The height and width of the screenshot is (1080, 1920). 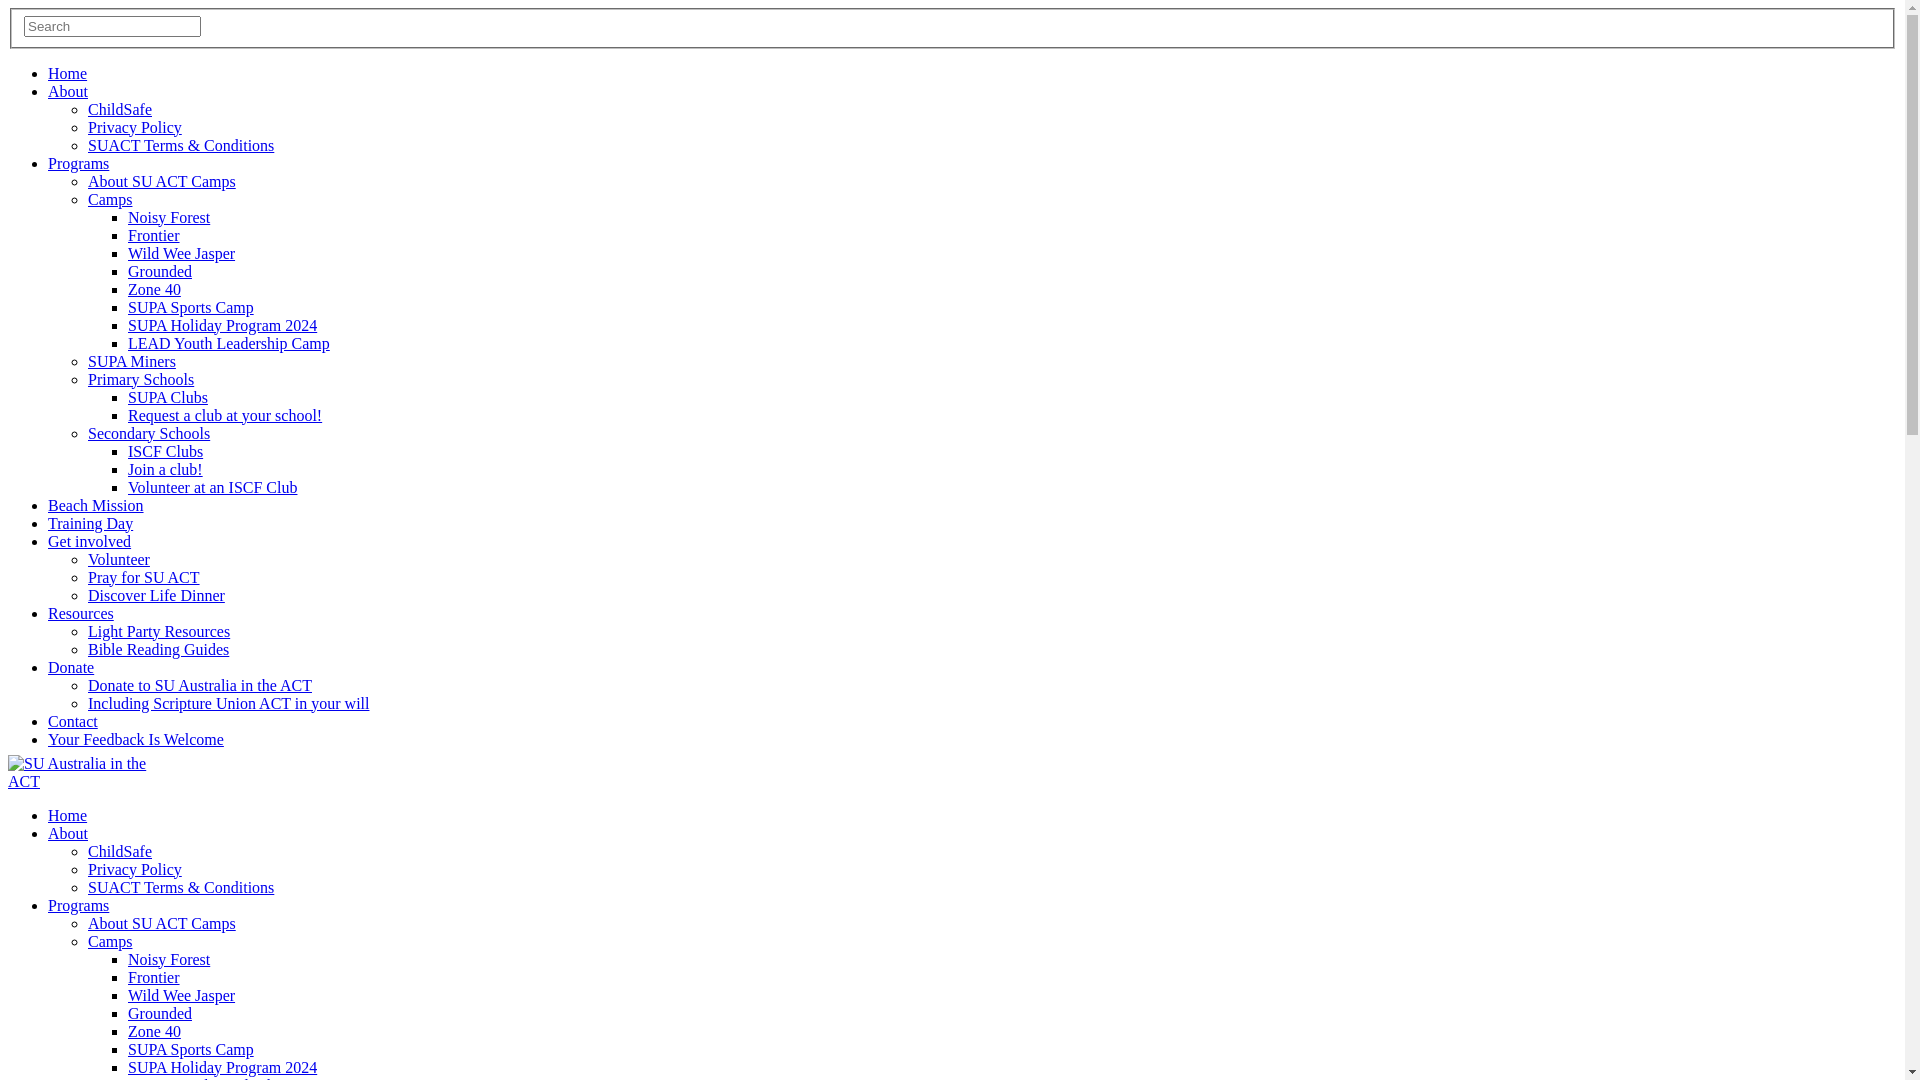 What do you see at coordinates (168, 958) in the screenshot?
I see `'Noisy Forest'` at bounding box center [168, 958].